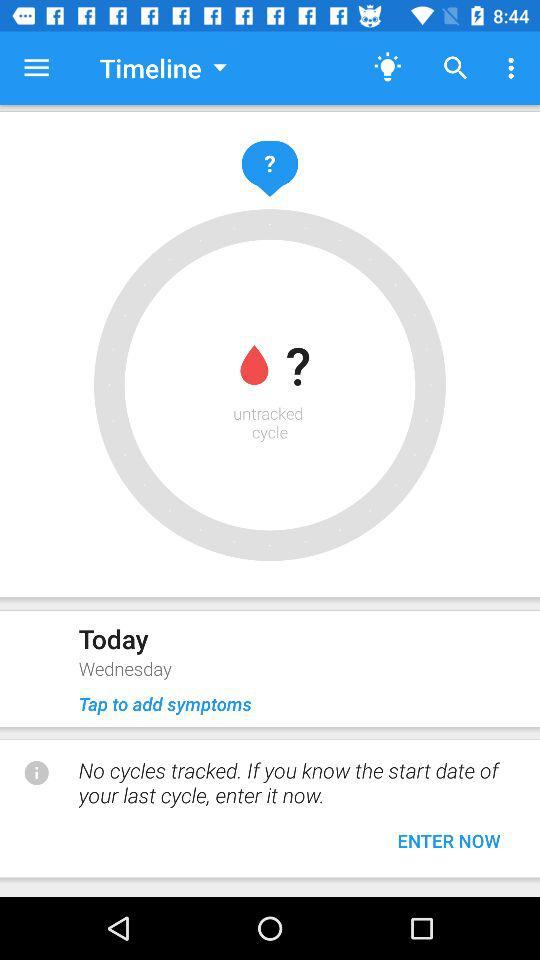  What do you see at coordinates (387, 68) in the screenshot?
I see `the light icon at the top of the page` at bounding box center [387, 68].